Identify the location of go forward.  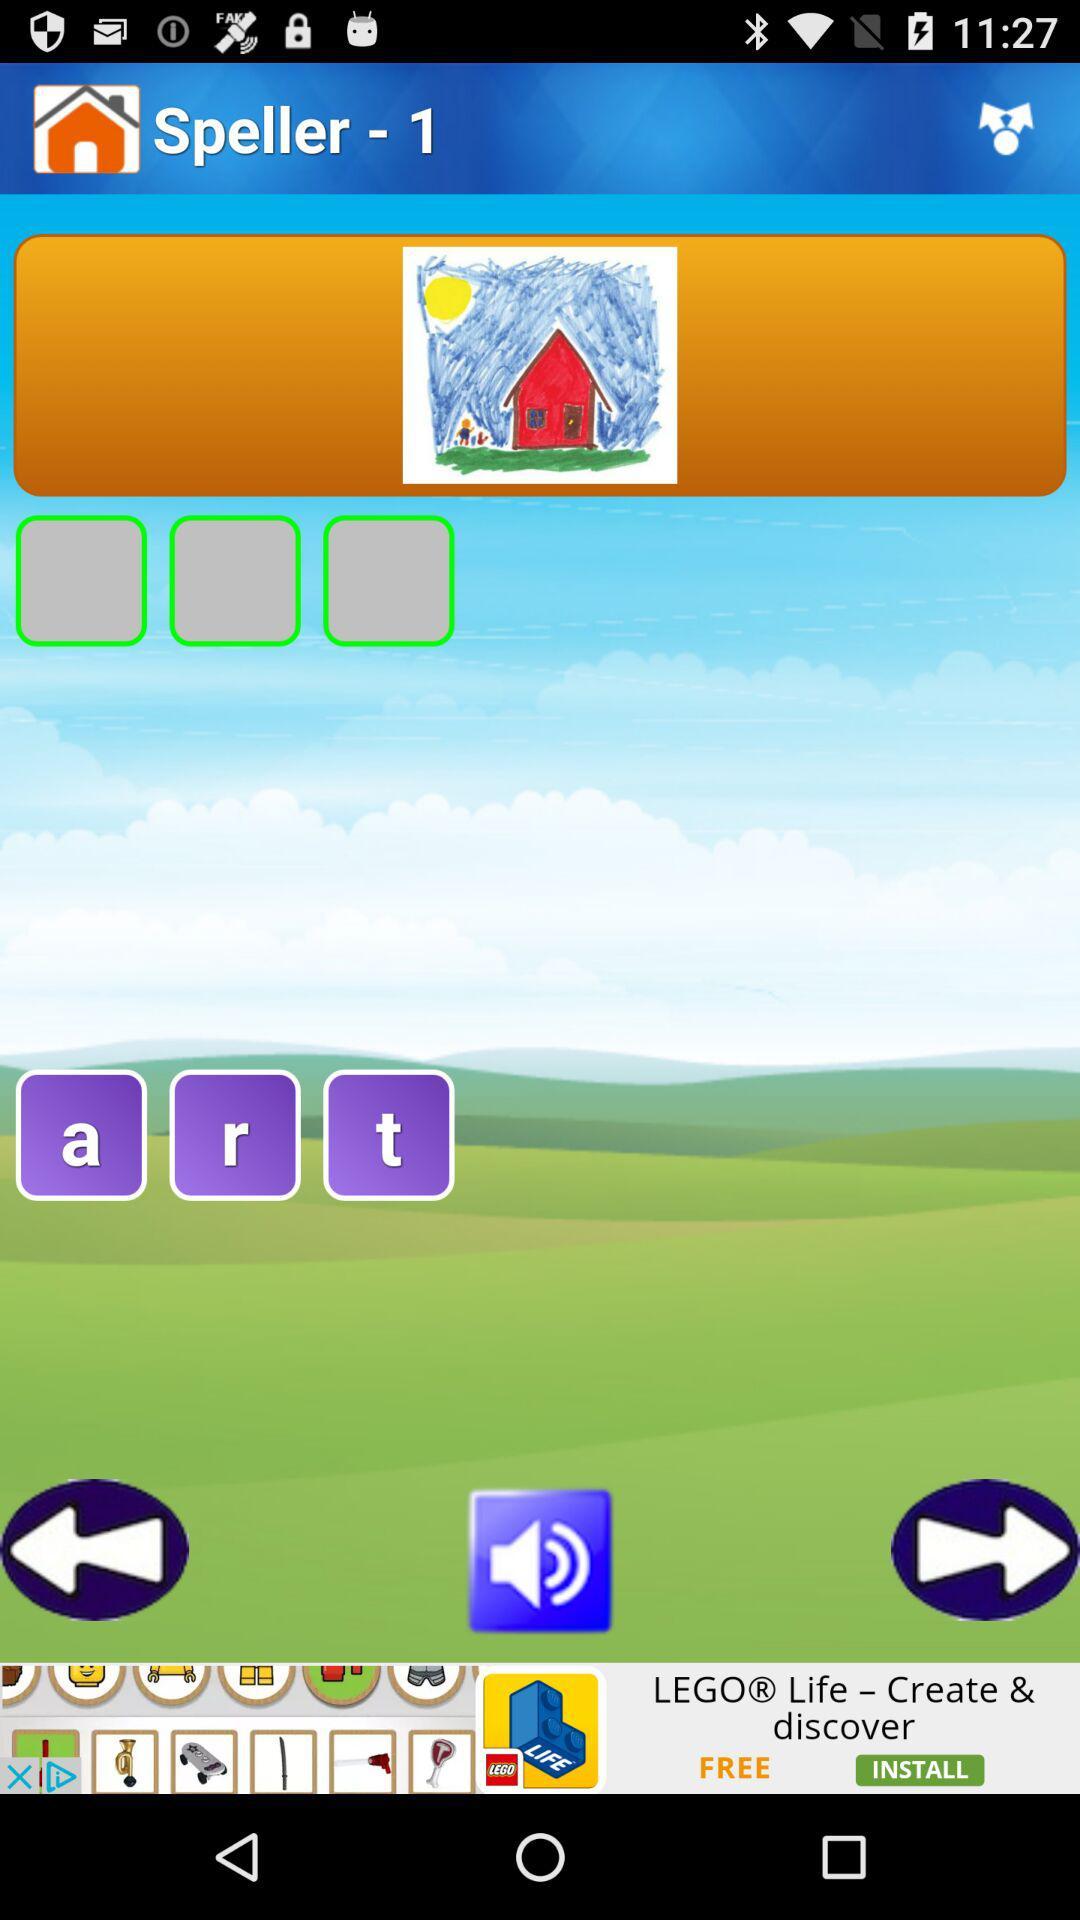
(984, 1548).